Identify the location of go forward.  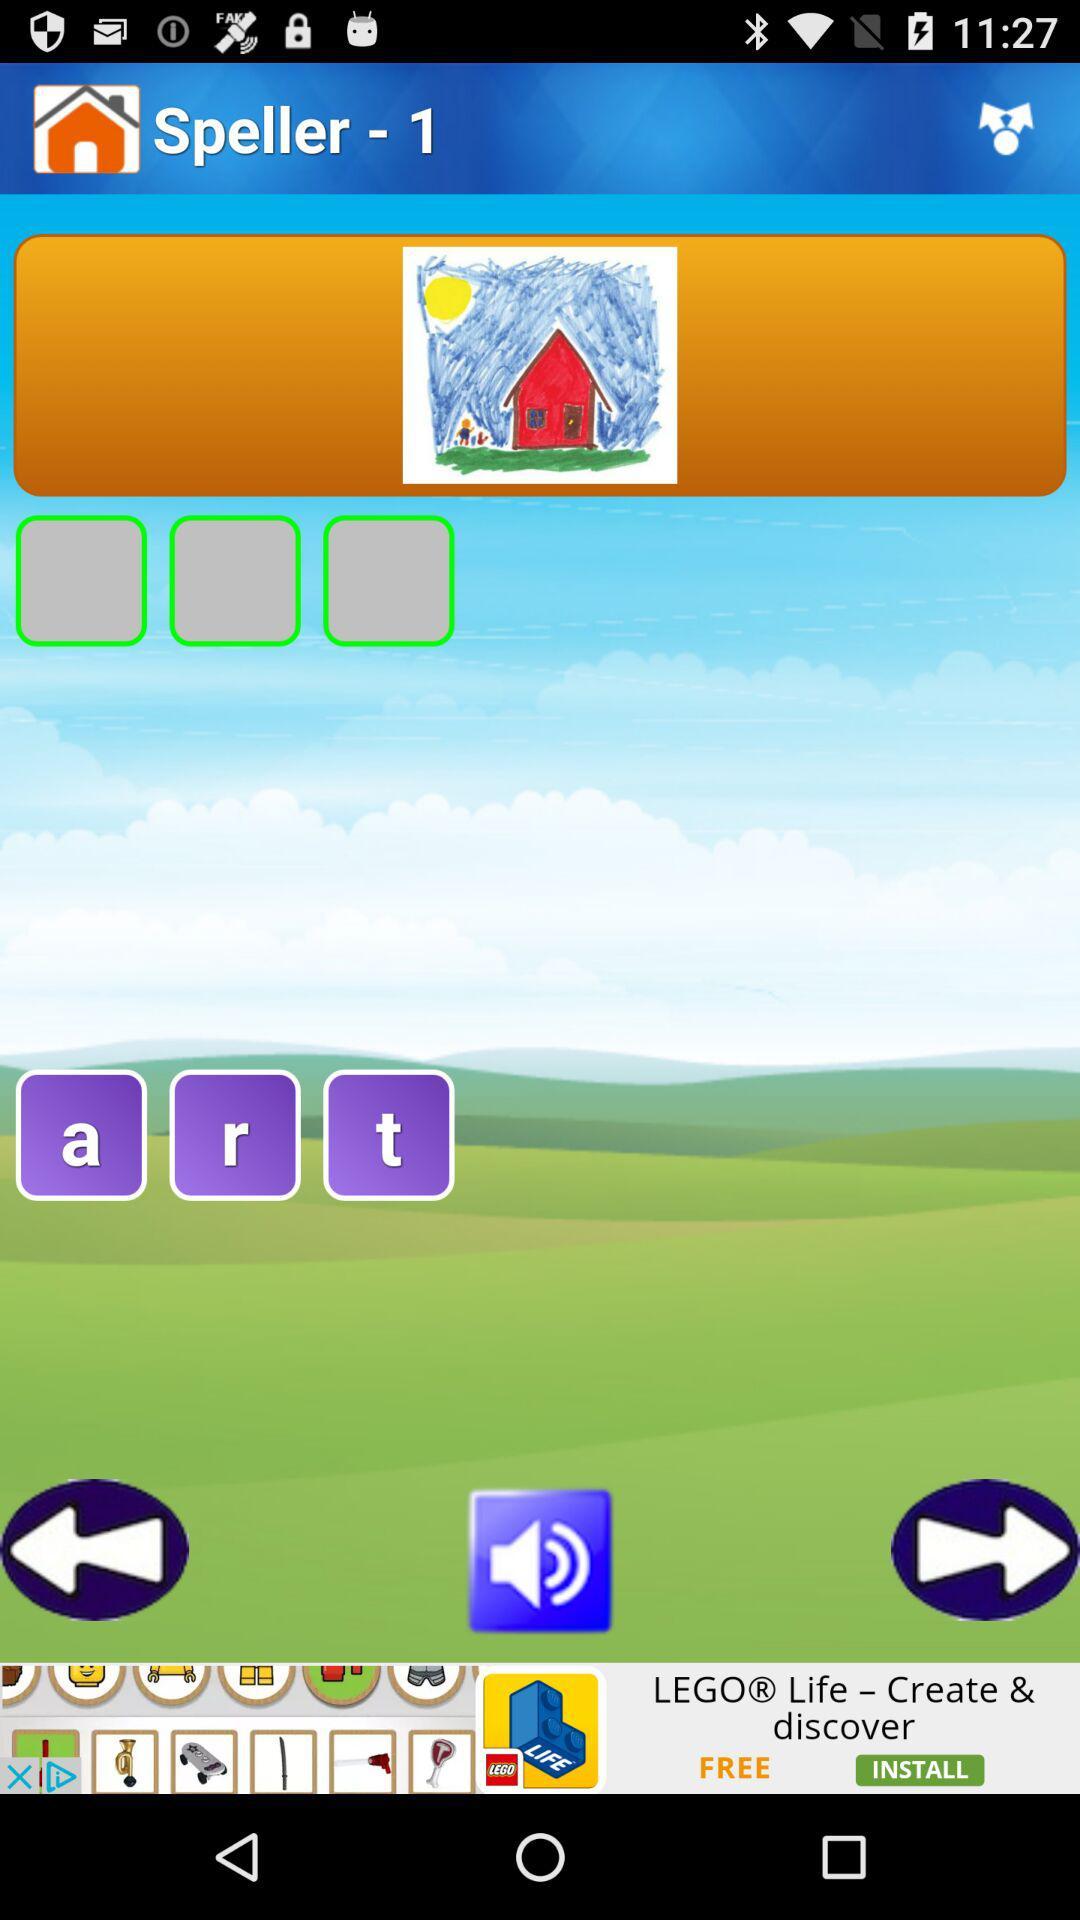
(984, 1548).